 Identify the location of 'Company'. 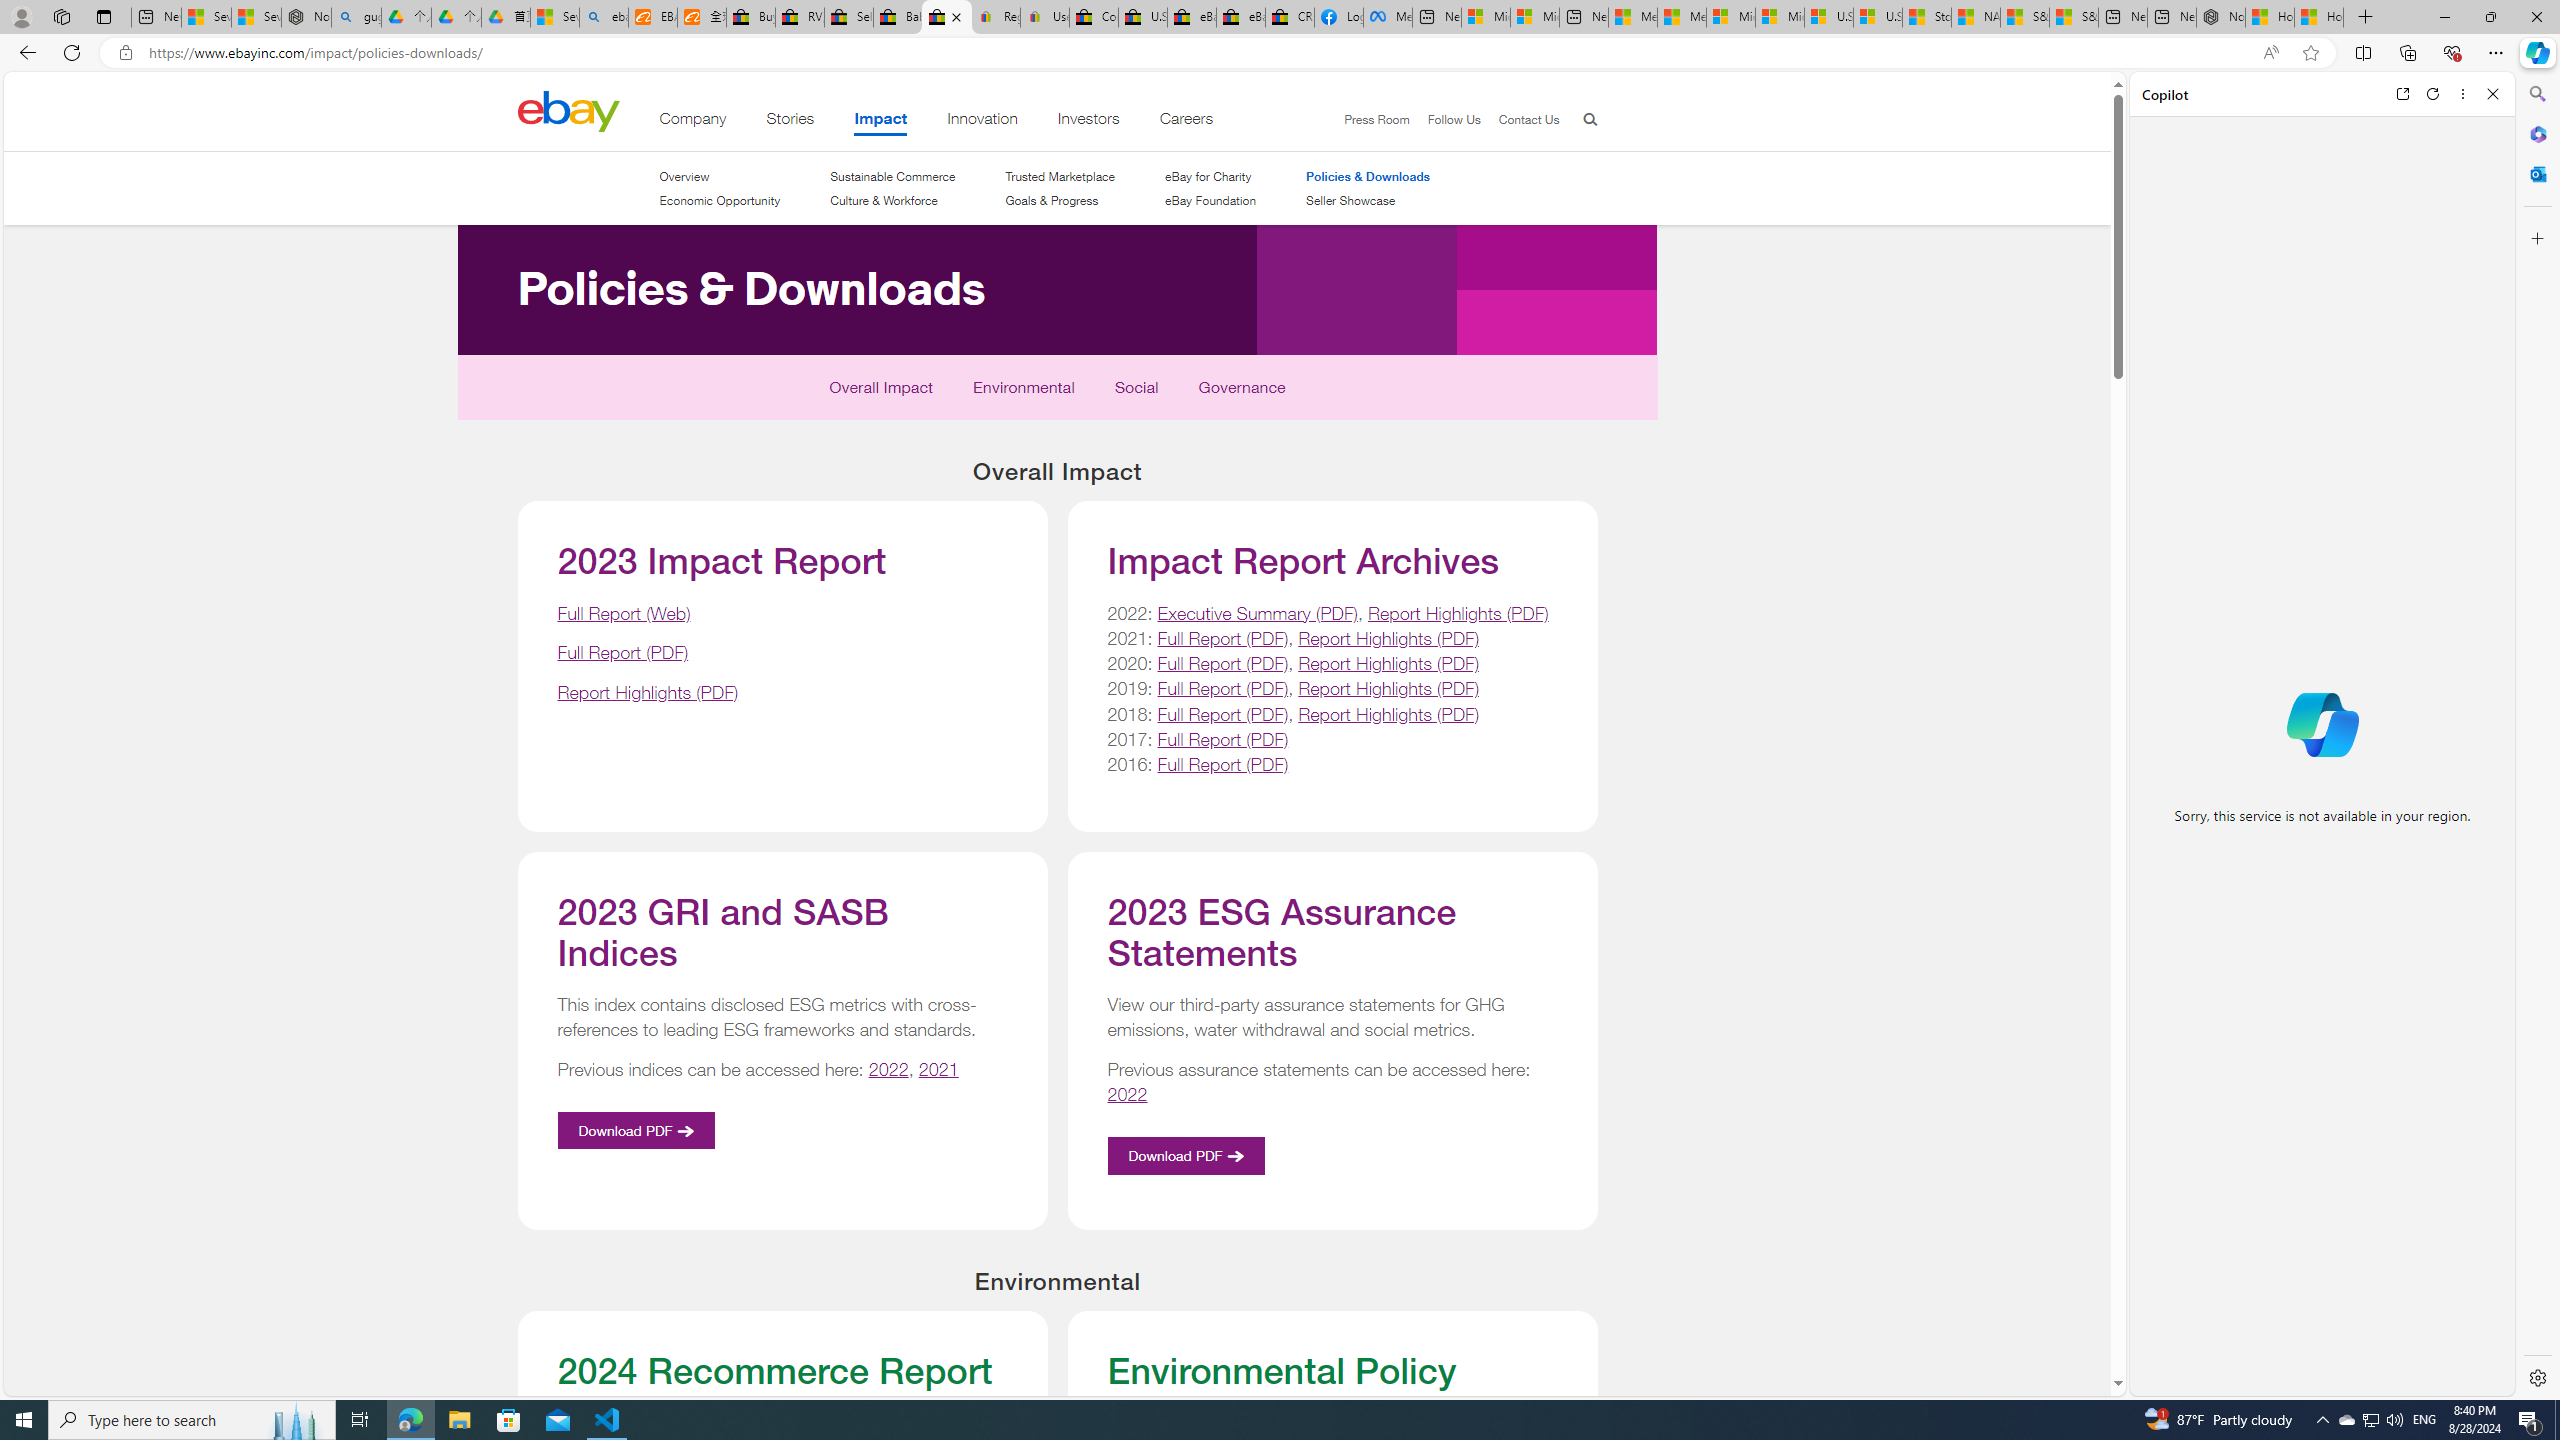
(692, 122).